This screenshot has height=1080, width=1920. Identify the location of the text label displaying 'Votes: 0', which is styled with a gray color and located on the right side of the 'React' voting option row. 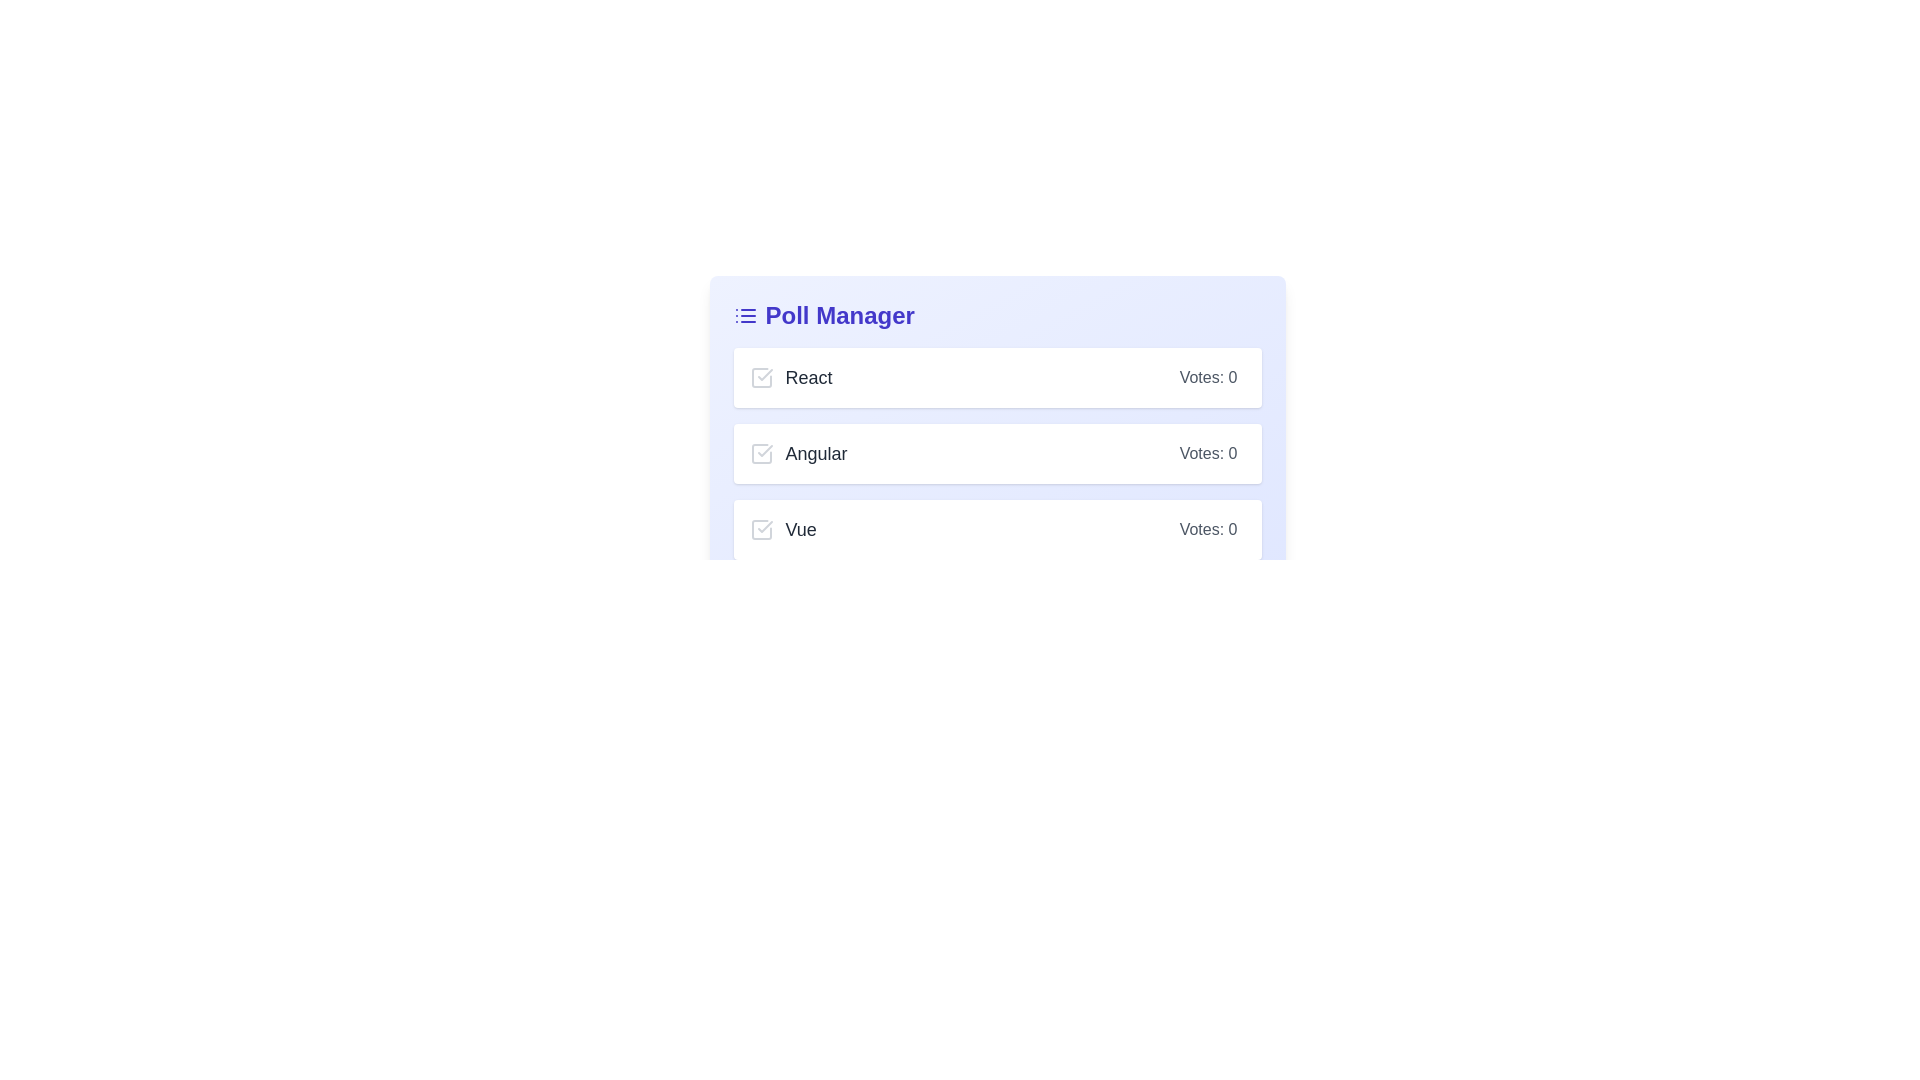
(1207, 378).